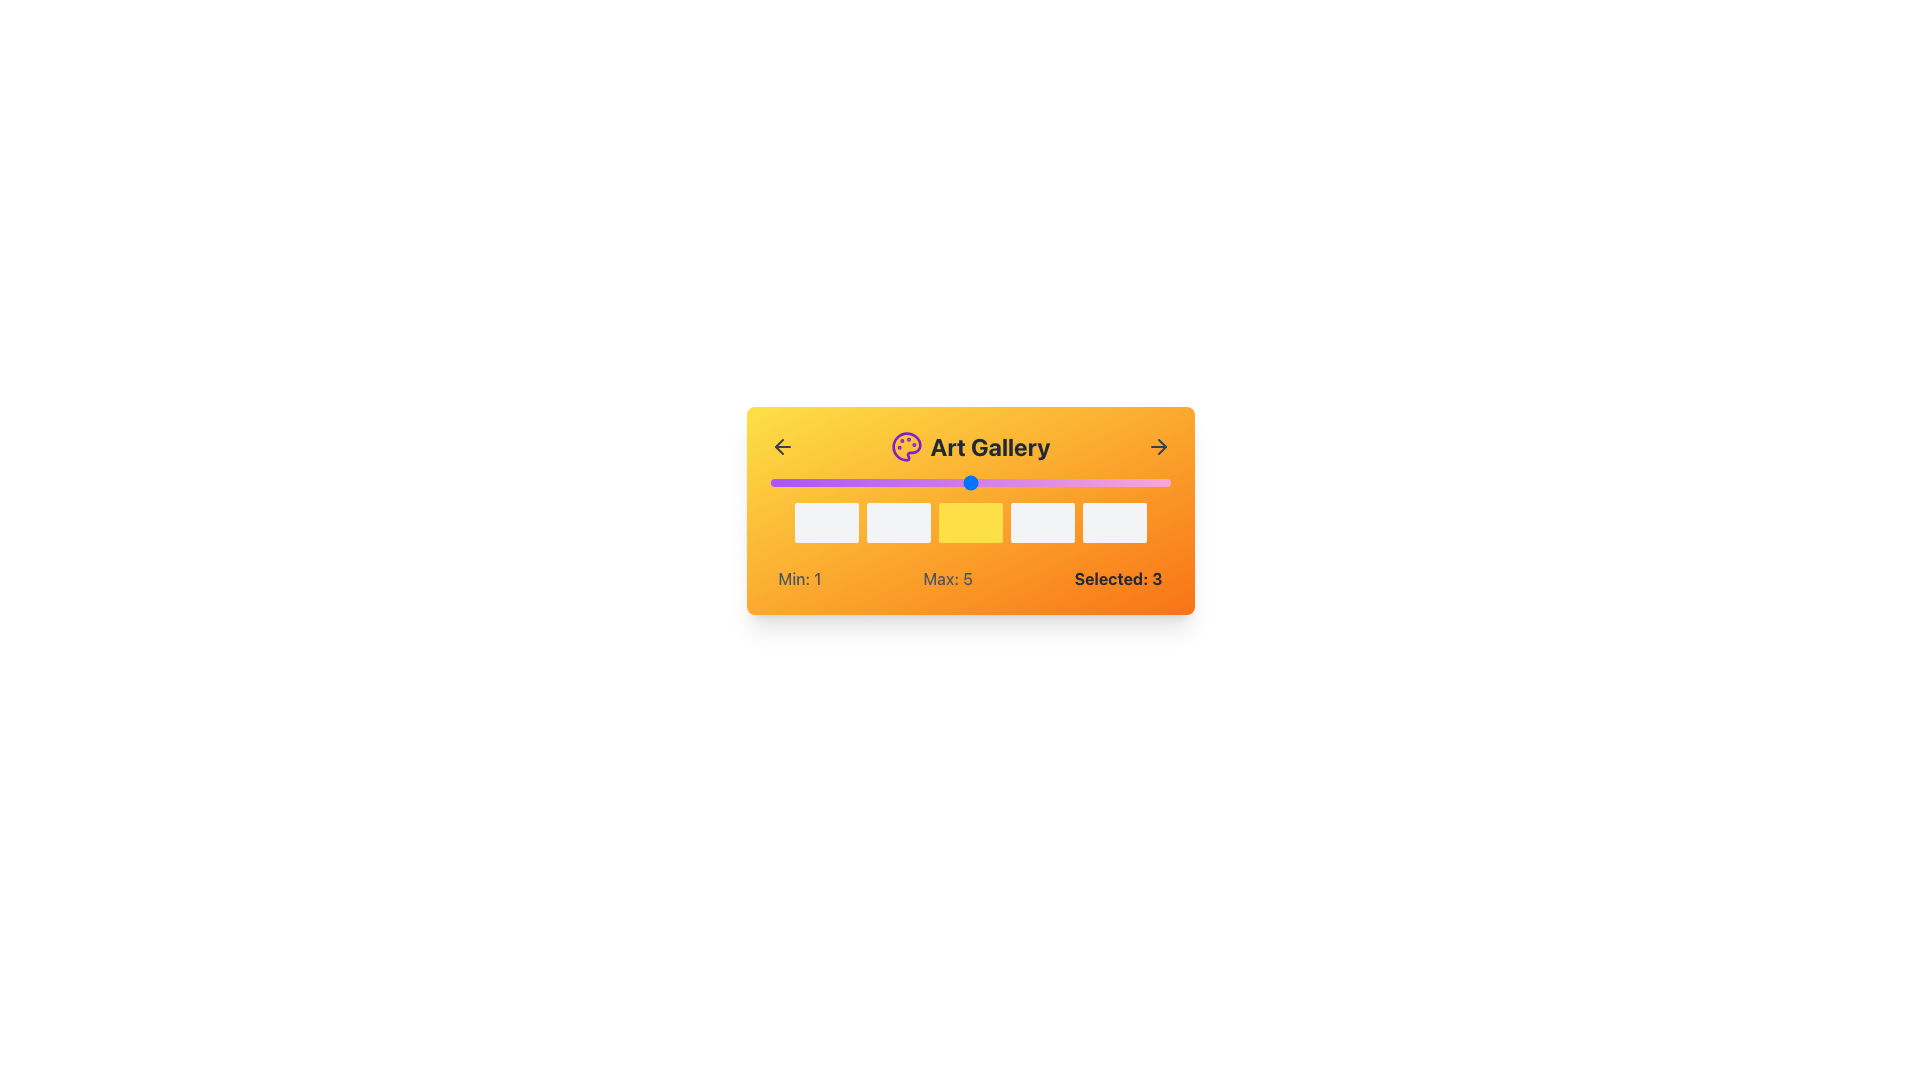 The width and height of the screenshot is (1920, 1080). What do you see at coordinates (781, 446) in the screenshot?
I see `the left-pointing arrow icon, which is dark gray and 24x24 pixels in size, located to the left of the title 'Art Gallery'` at bounding box center [781, 446].